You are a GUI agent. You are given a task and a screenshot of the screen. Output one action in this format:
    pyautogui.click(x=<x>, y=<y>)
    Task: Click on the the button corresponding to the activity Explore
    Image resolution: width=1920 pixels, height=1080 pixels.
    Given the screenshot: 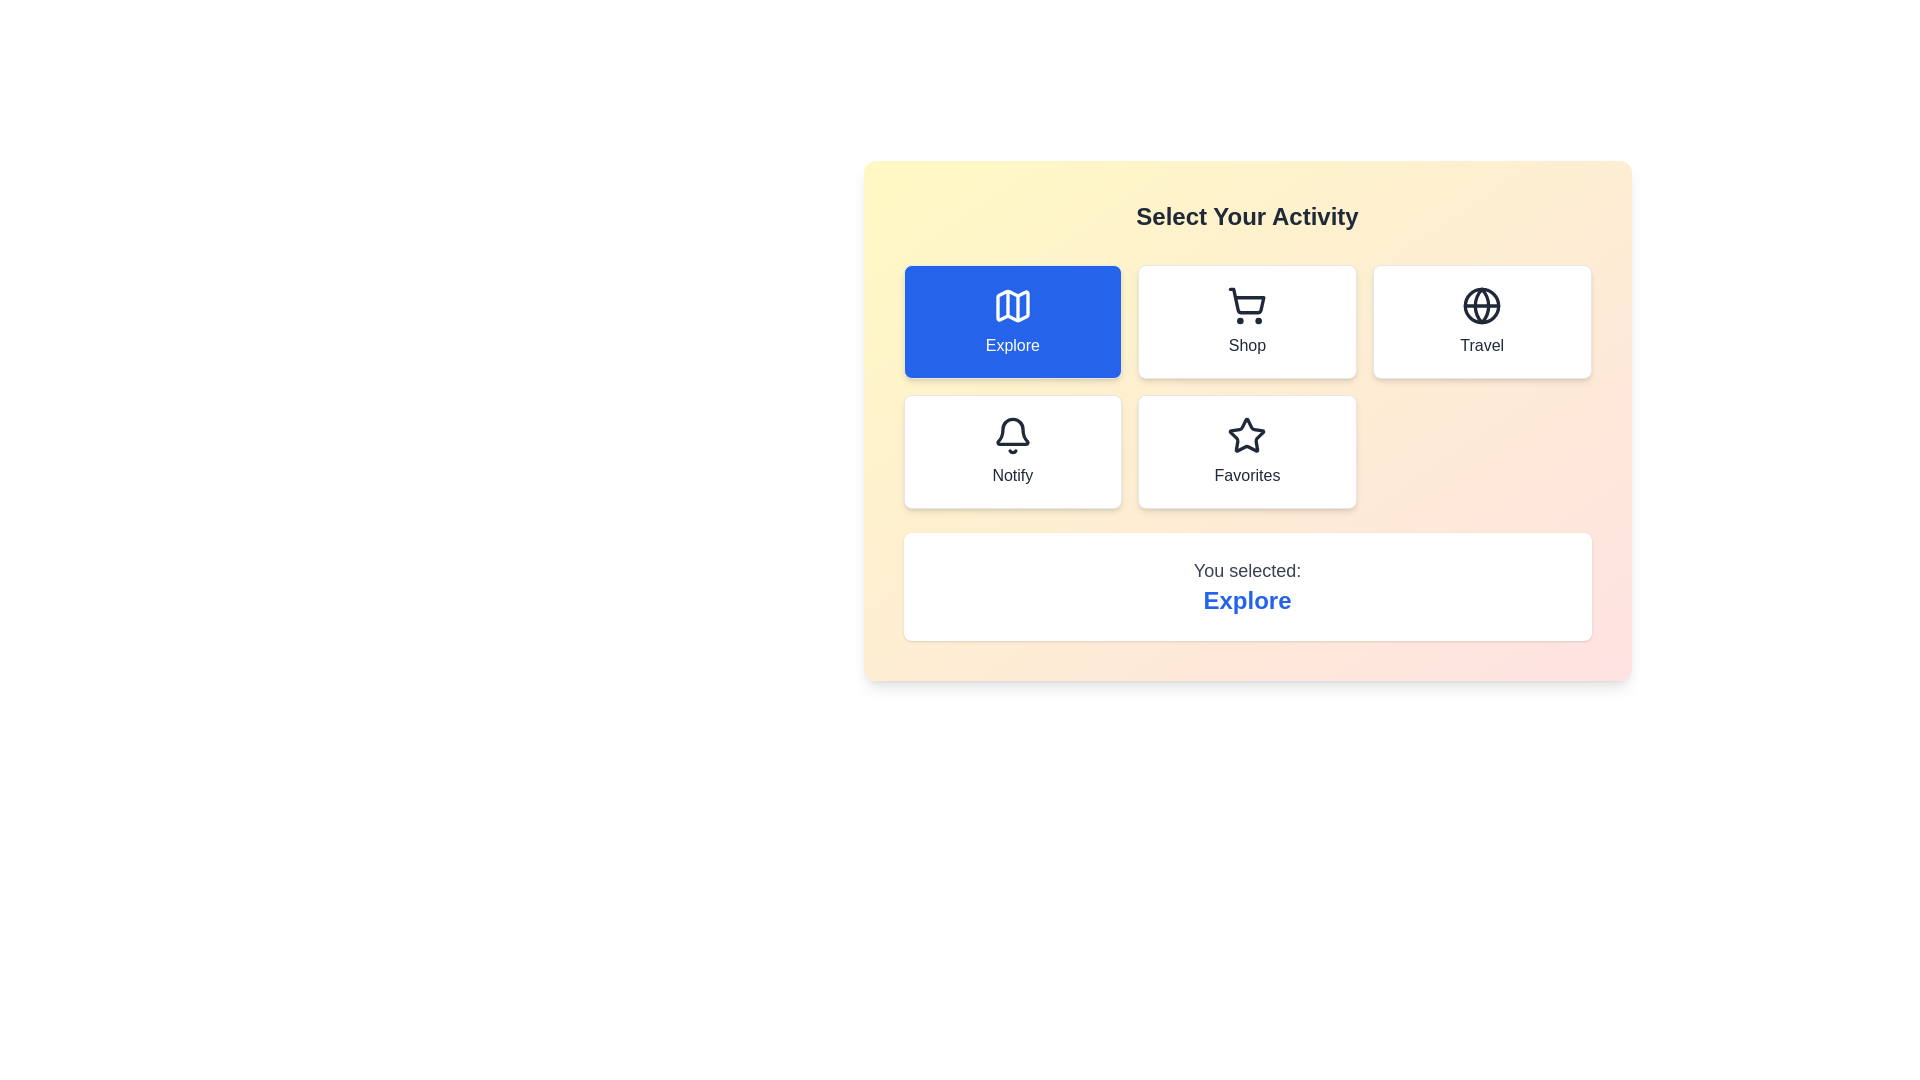 What is the action you would take?
    pyautogui.click(x=1012, y=320)
    